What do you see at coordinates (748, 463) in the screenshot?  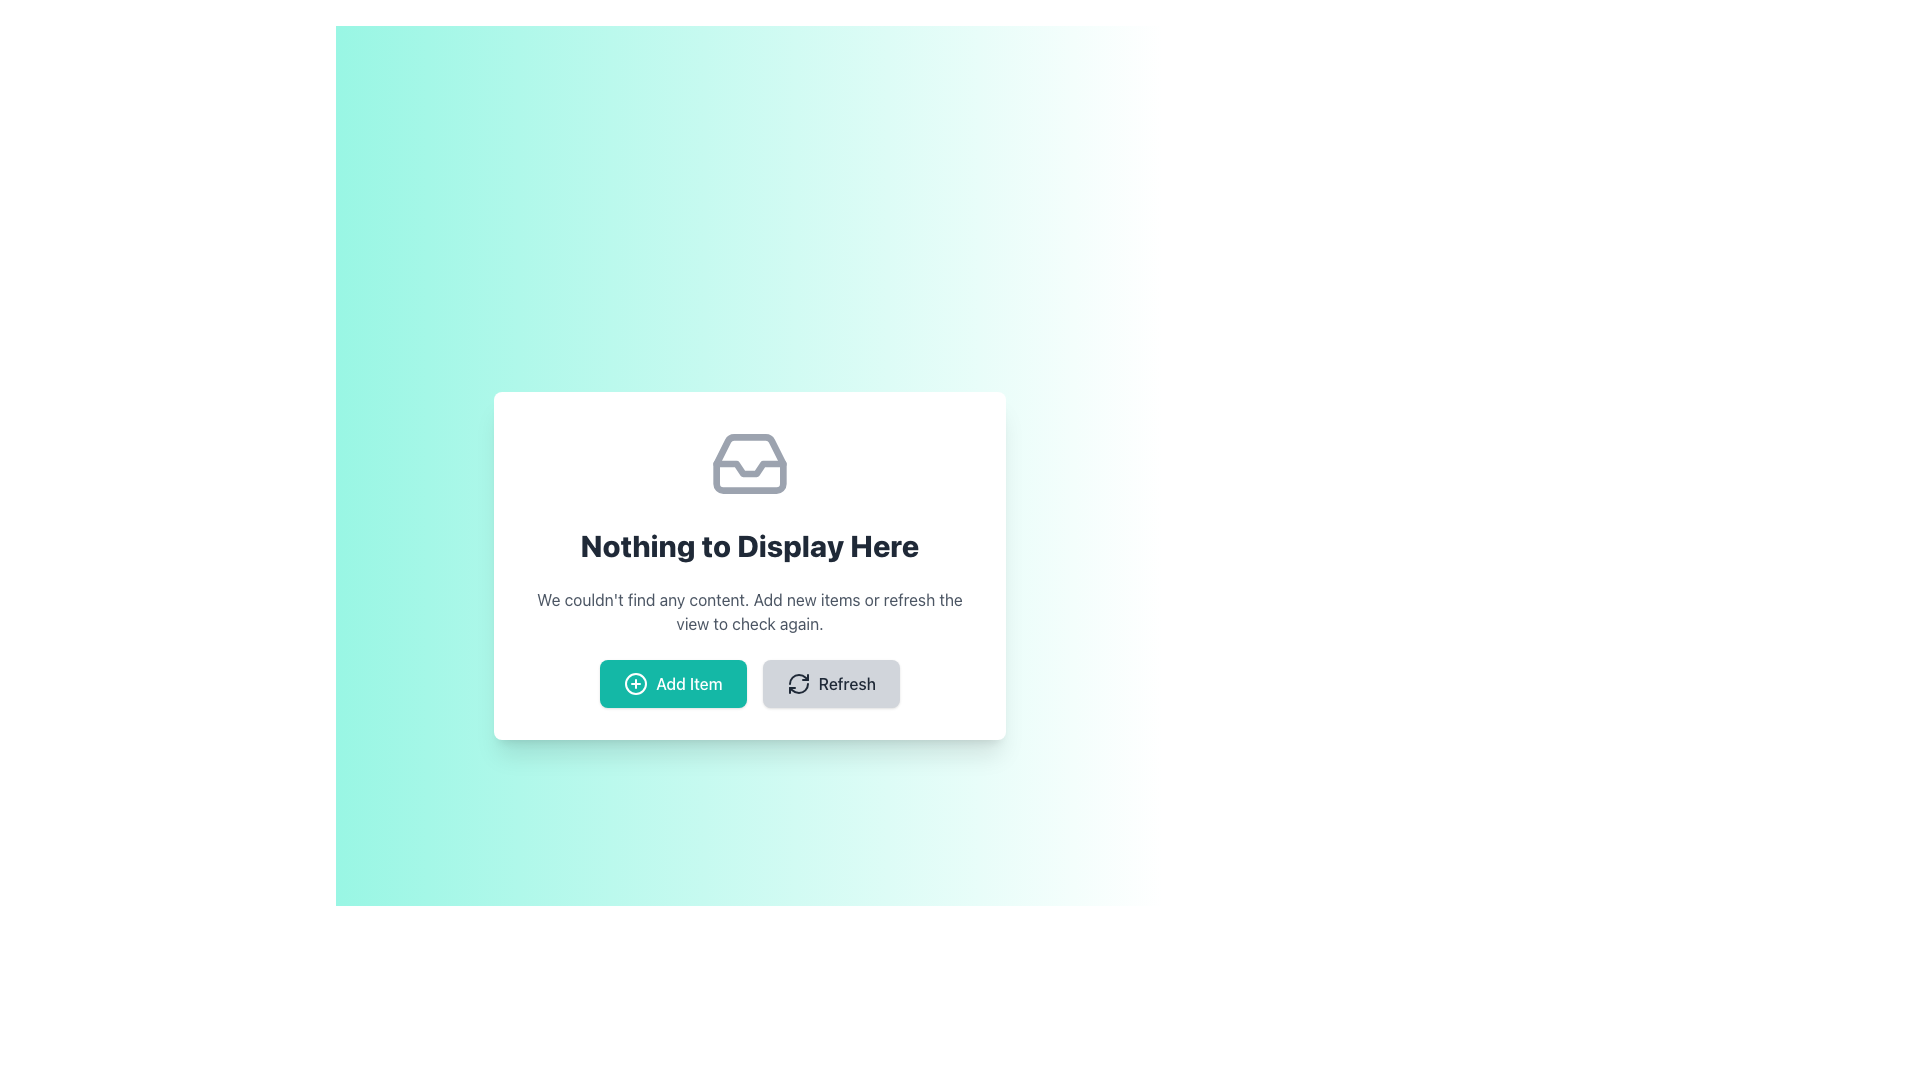 I see `the decorative icon indicating the absence of data, which is located in the middle of the card titled 'Nothing` at bounding box center [748, 463].